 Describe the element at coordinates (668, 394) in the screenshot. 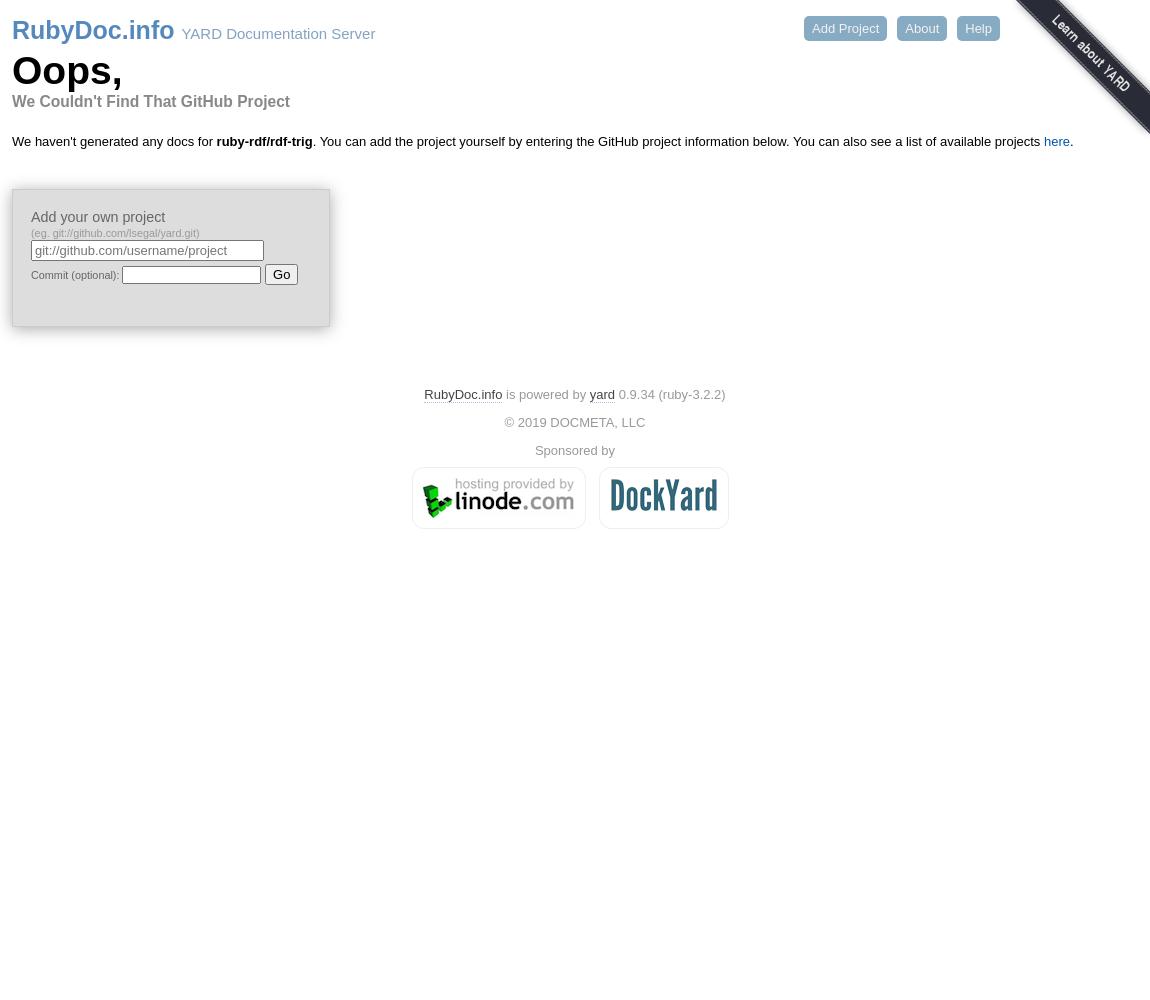

I see `'0.9.34 (ruby-3.2.2)'` at that location.